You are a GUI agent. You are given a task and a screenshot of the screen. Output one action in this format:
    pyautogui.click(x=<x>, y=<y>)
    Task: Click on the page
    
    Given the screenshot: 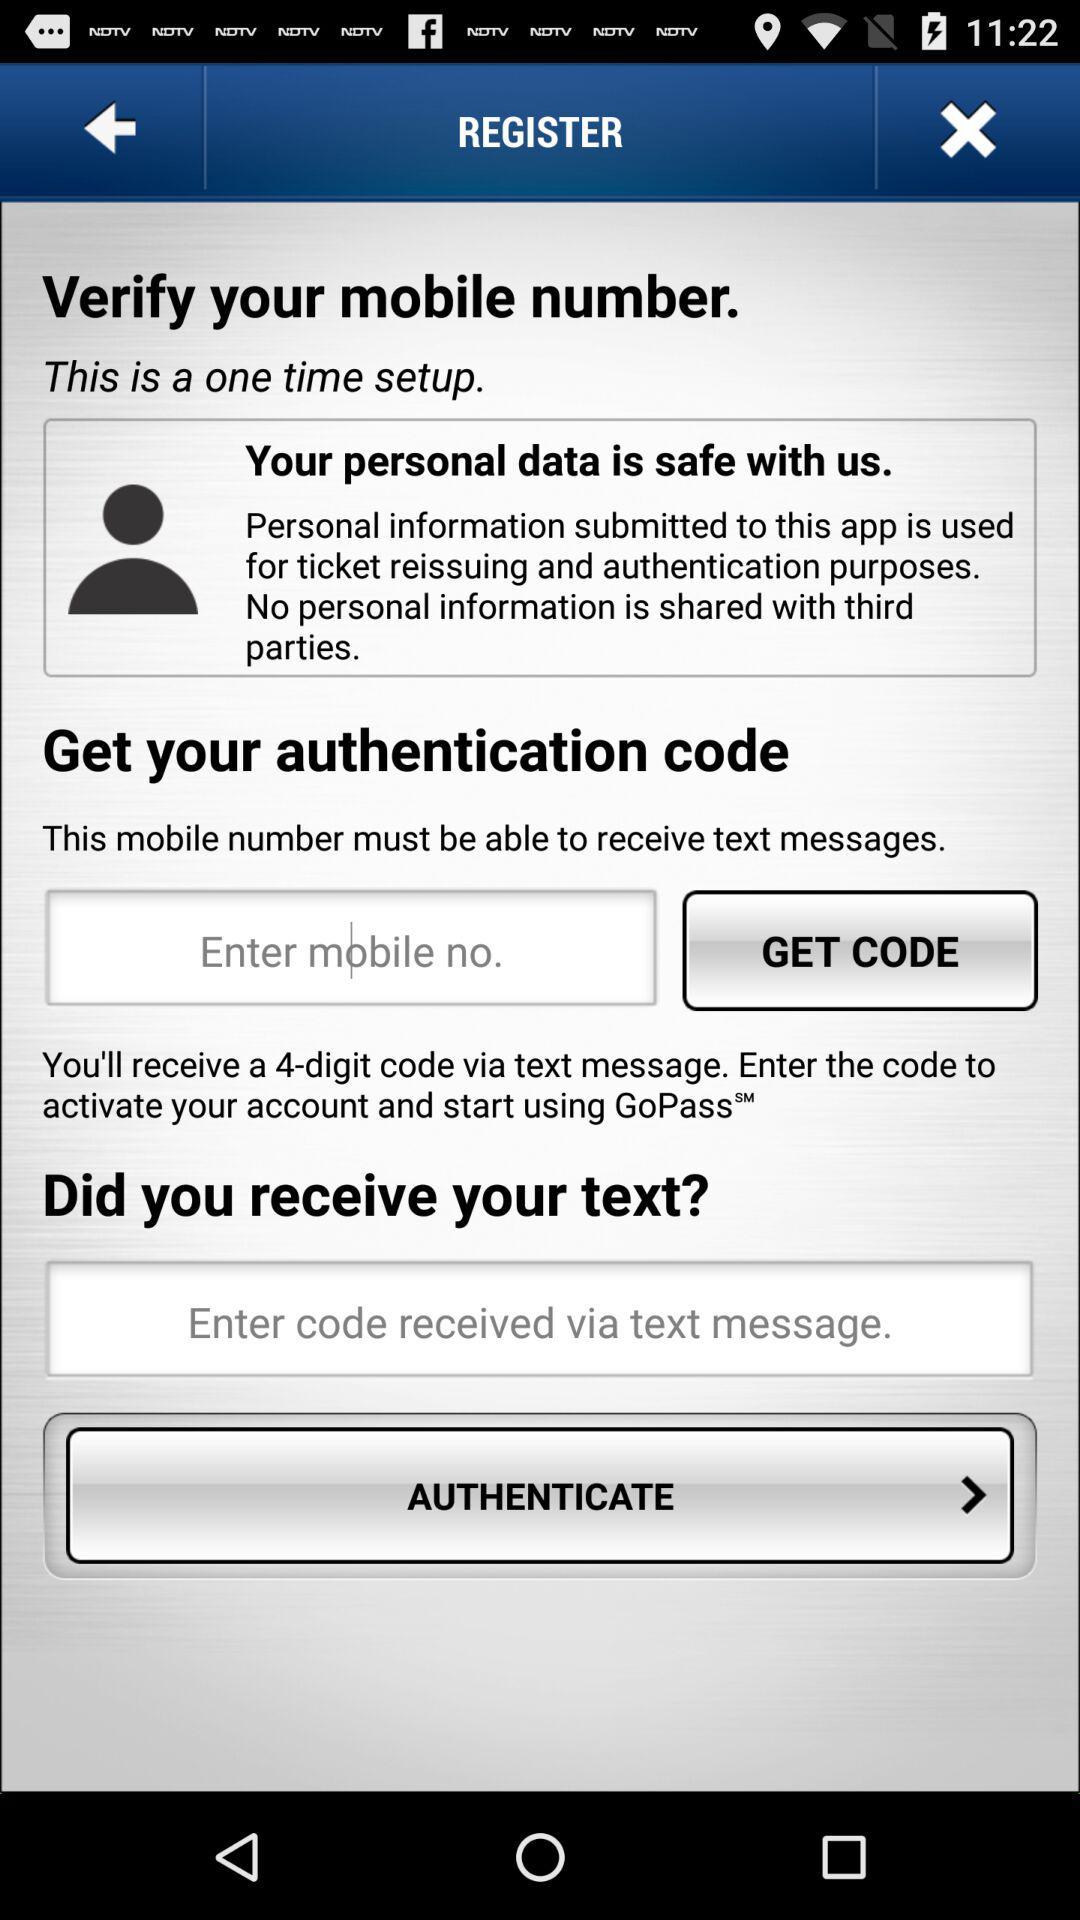 What is the action you would take?
    pyautogui.click(x=964, y=129)
    